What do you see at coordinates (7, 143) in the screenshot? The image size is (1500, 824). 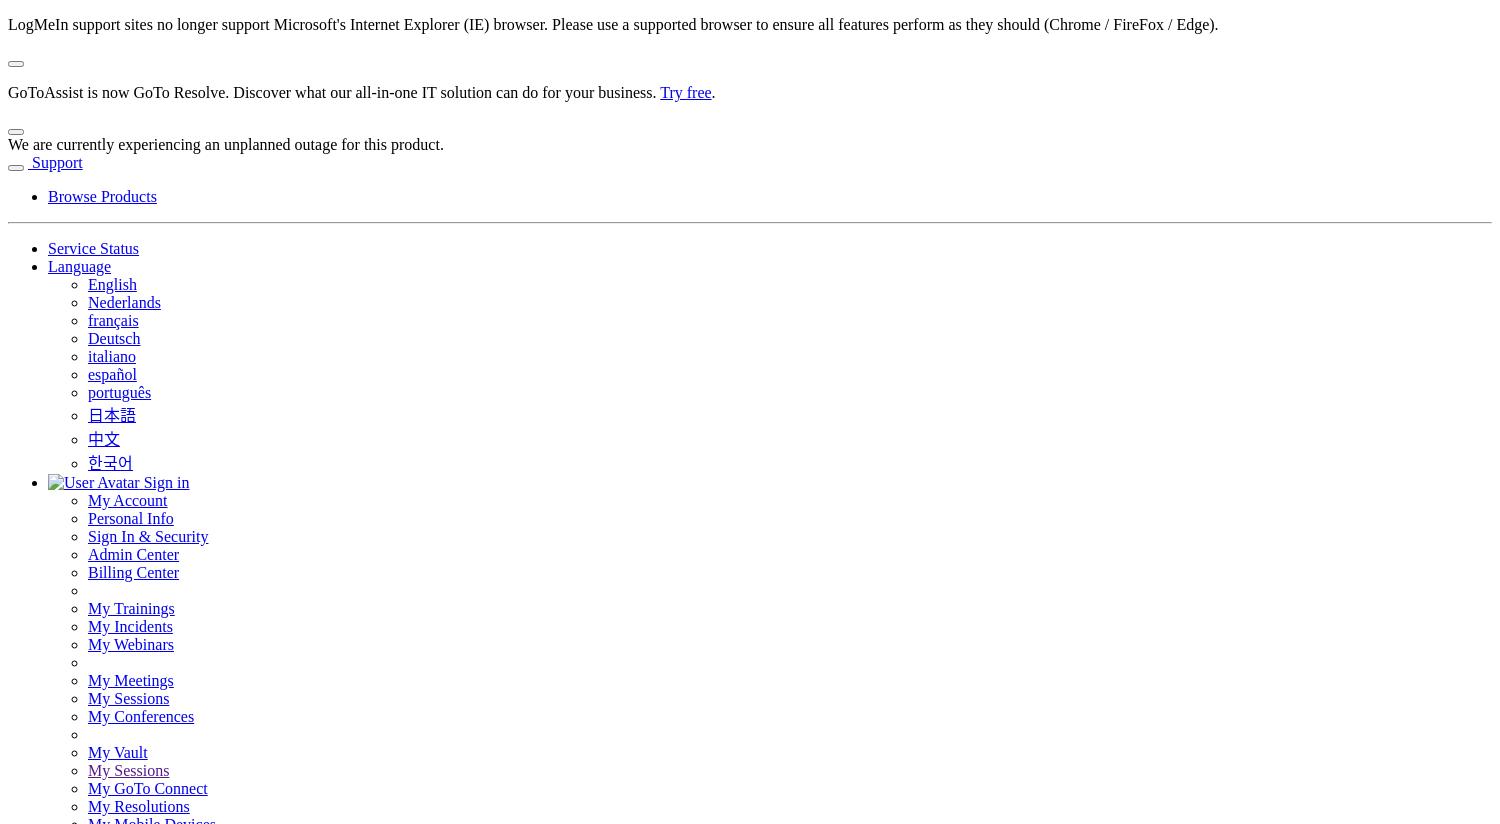 I see `'We are currently experiencing an unplanned outage for this product.'` at bounding box center [7, 143].